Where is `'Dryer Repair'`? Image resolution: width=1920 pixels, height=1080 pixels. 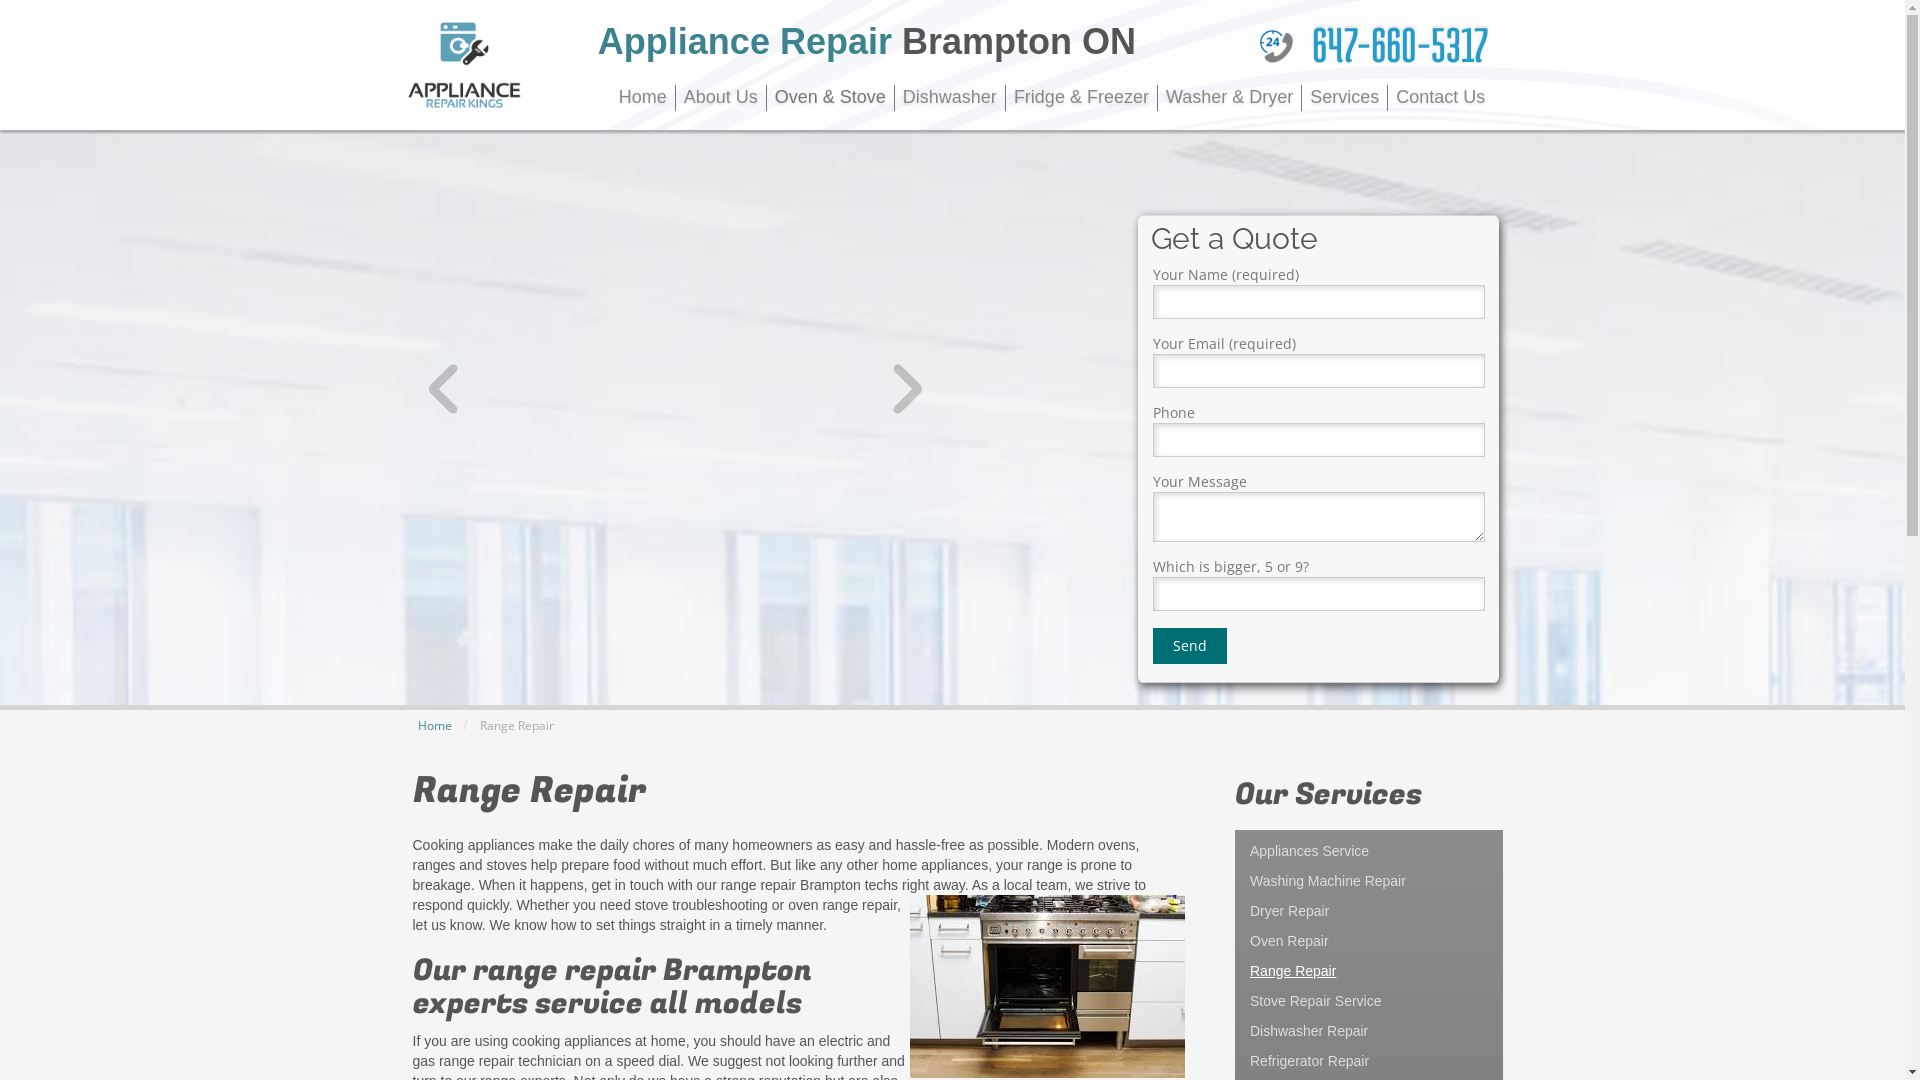 'Dryer Repair' is located at coordinates (1367, 910).